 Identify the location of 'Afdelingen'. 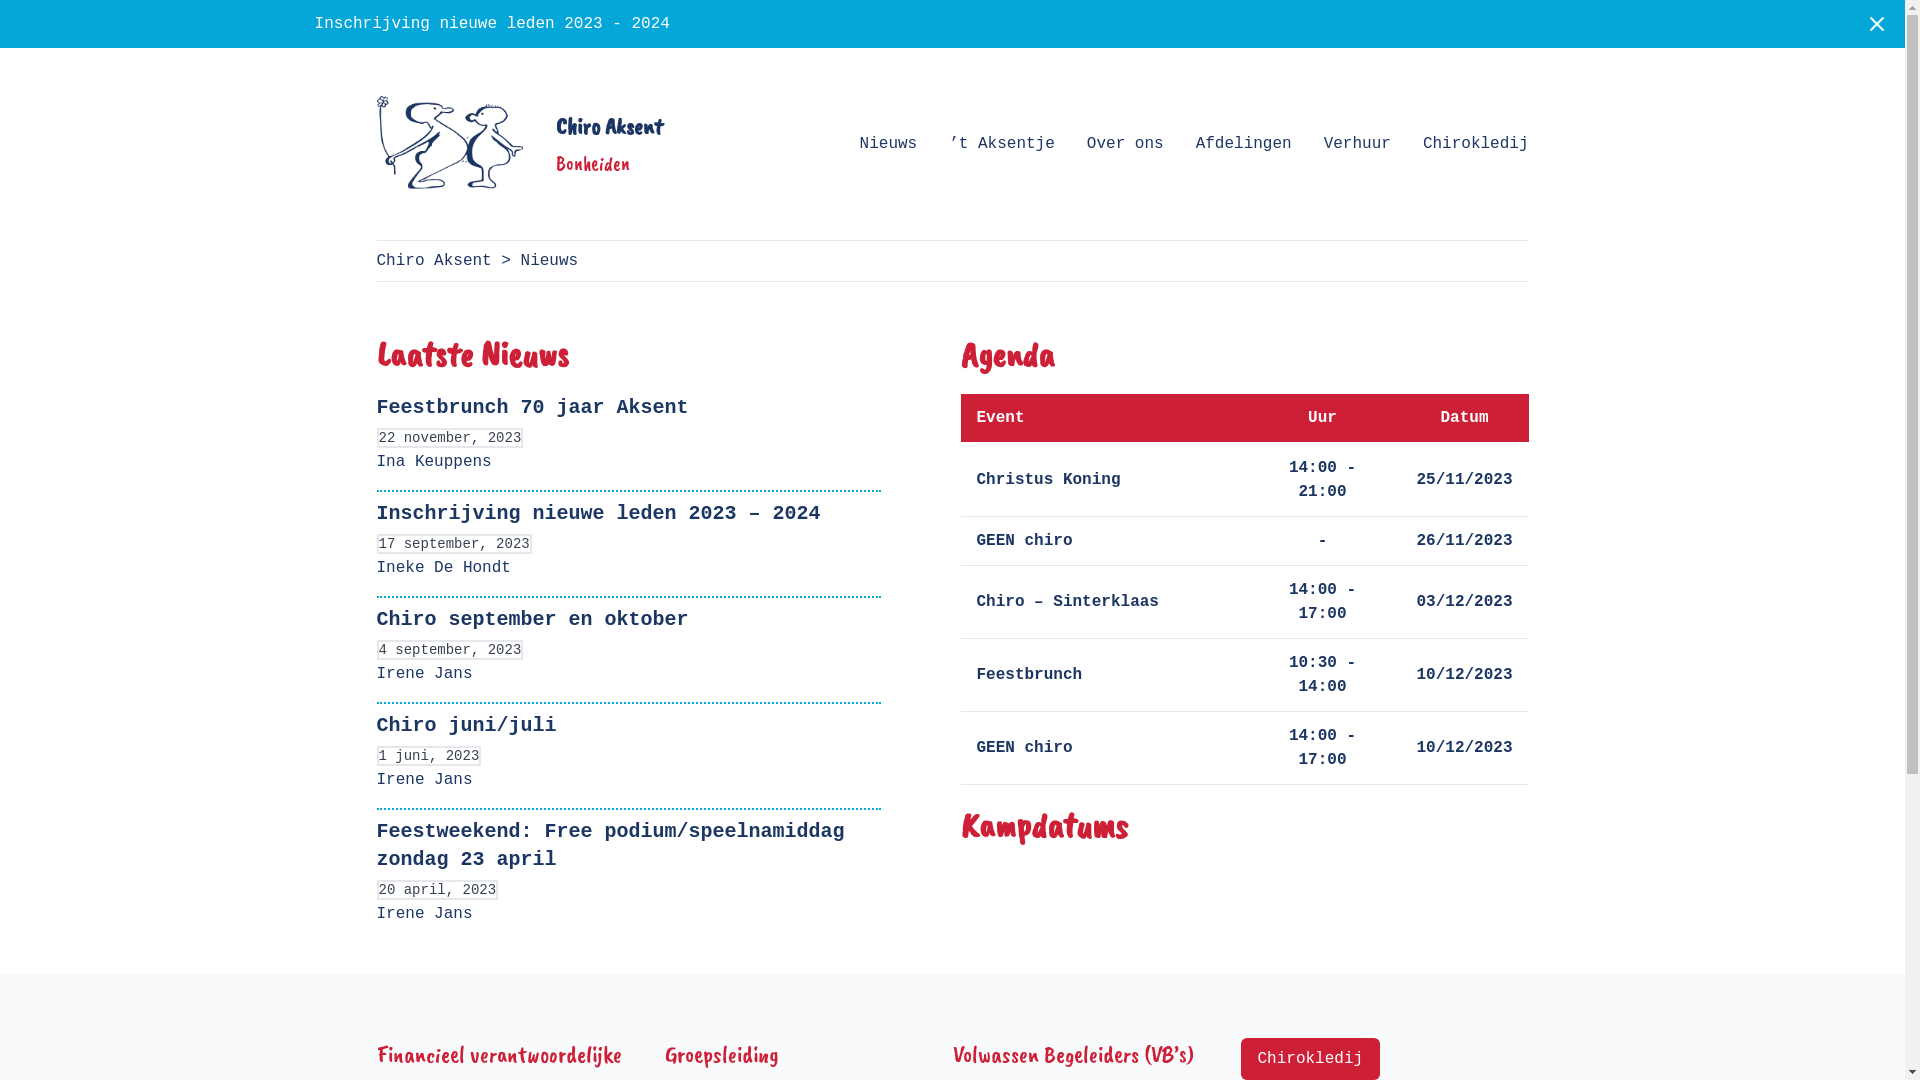
(1242, 142).